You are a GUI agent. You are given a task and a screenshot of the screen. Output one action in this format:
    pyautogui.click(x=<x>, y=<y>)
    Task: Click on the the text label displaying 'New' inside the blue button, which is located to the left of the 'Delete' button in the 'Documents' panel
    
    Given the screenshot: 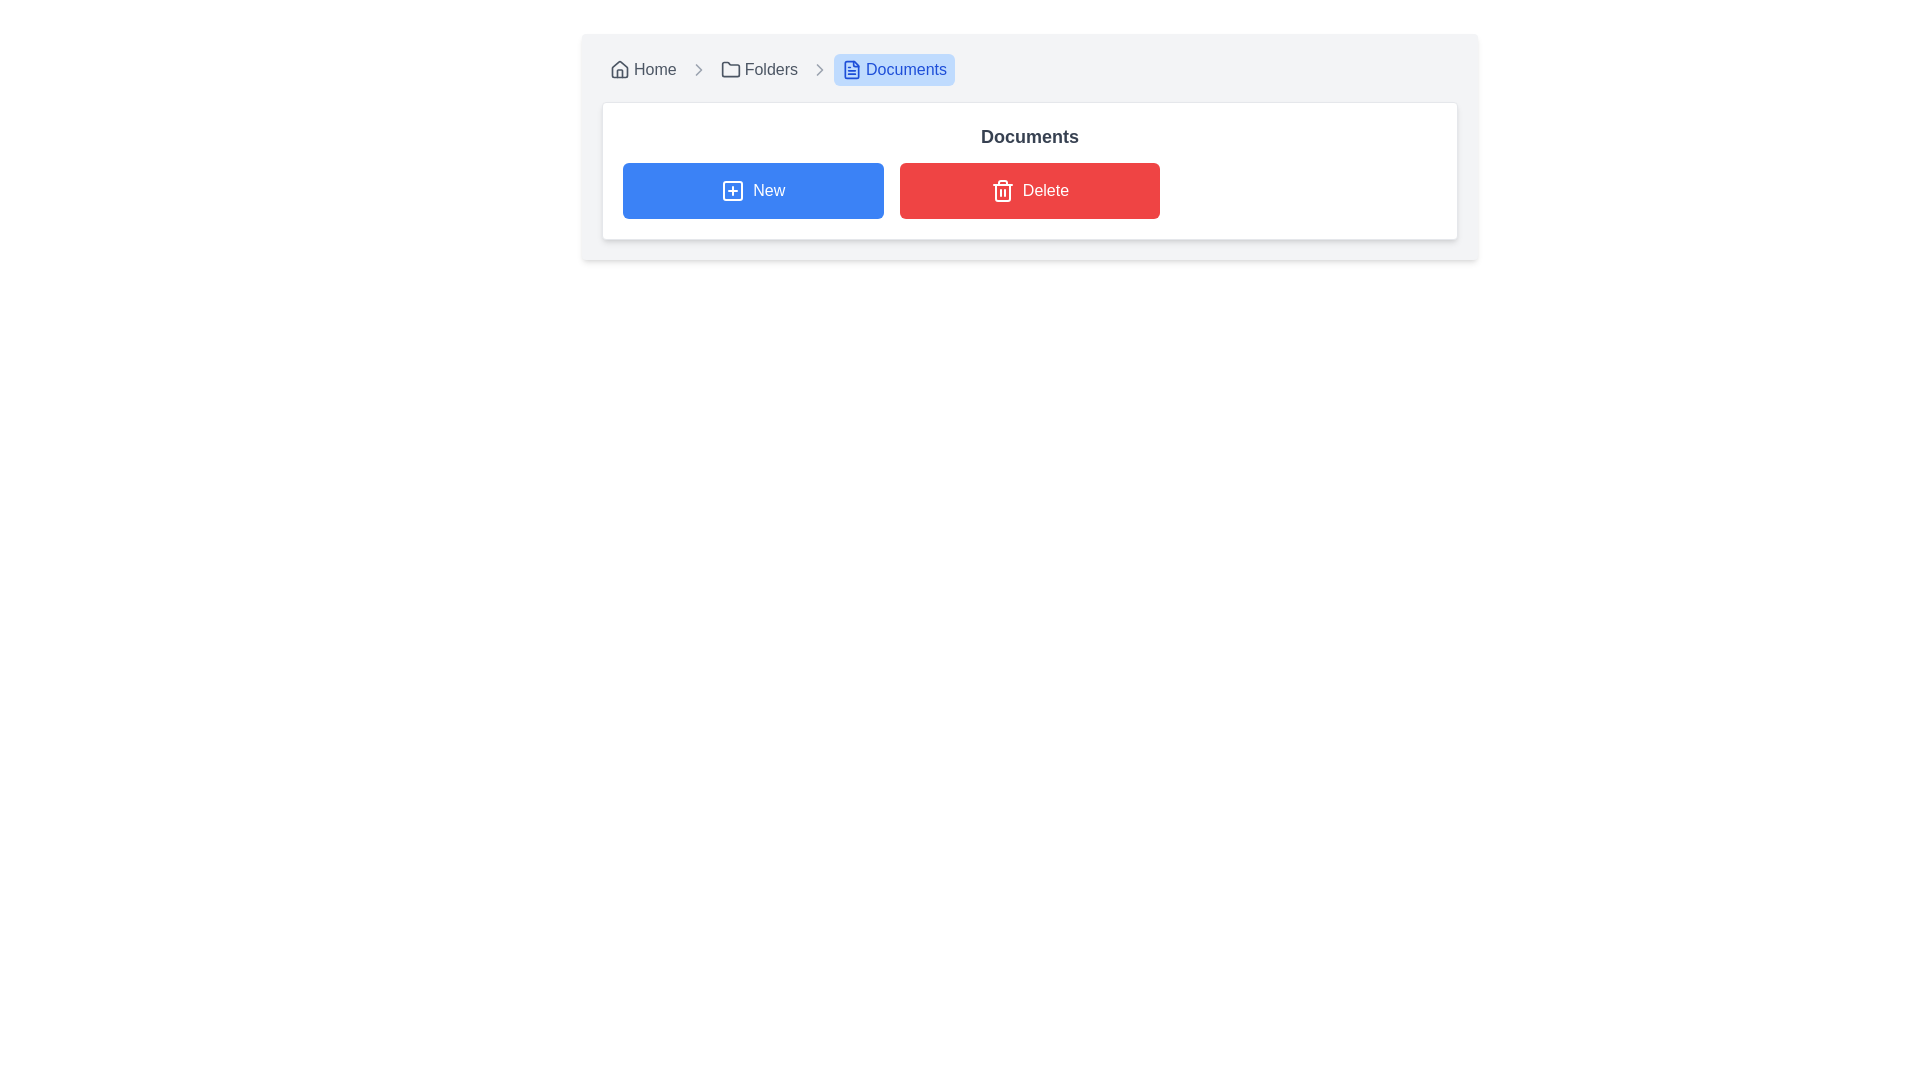 What is the action you would take?
    pyautogui.click(x=768, y=191)
    